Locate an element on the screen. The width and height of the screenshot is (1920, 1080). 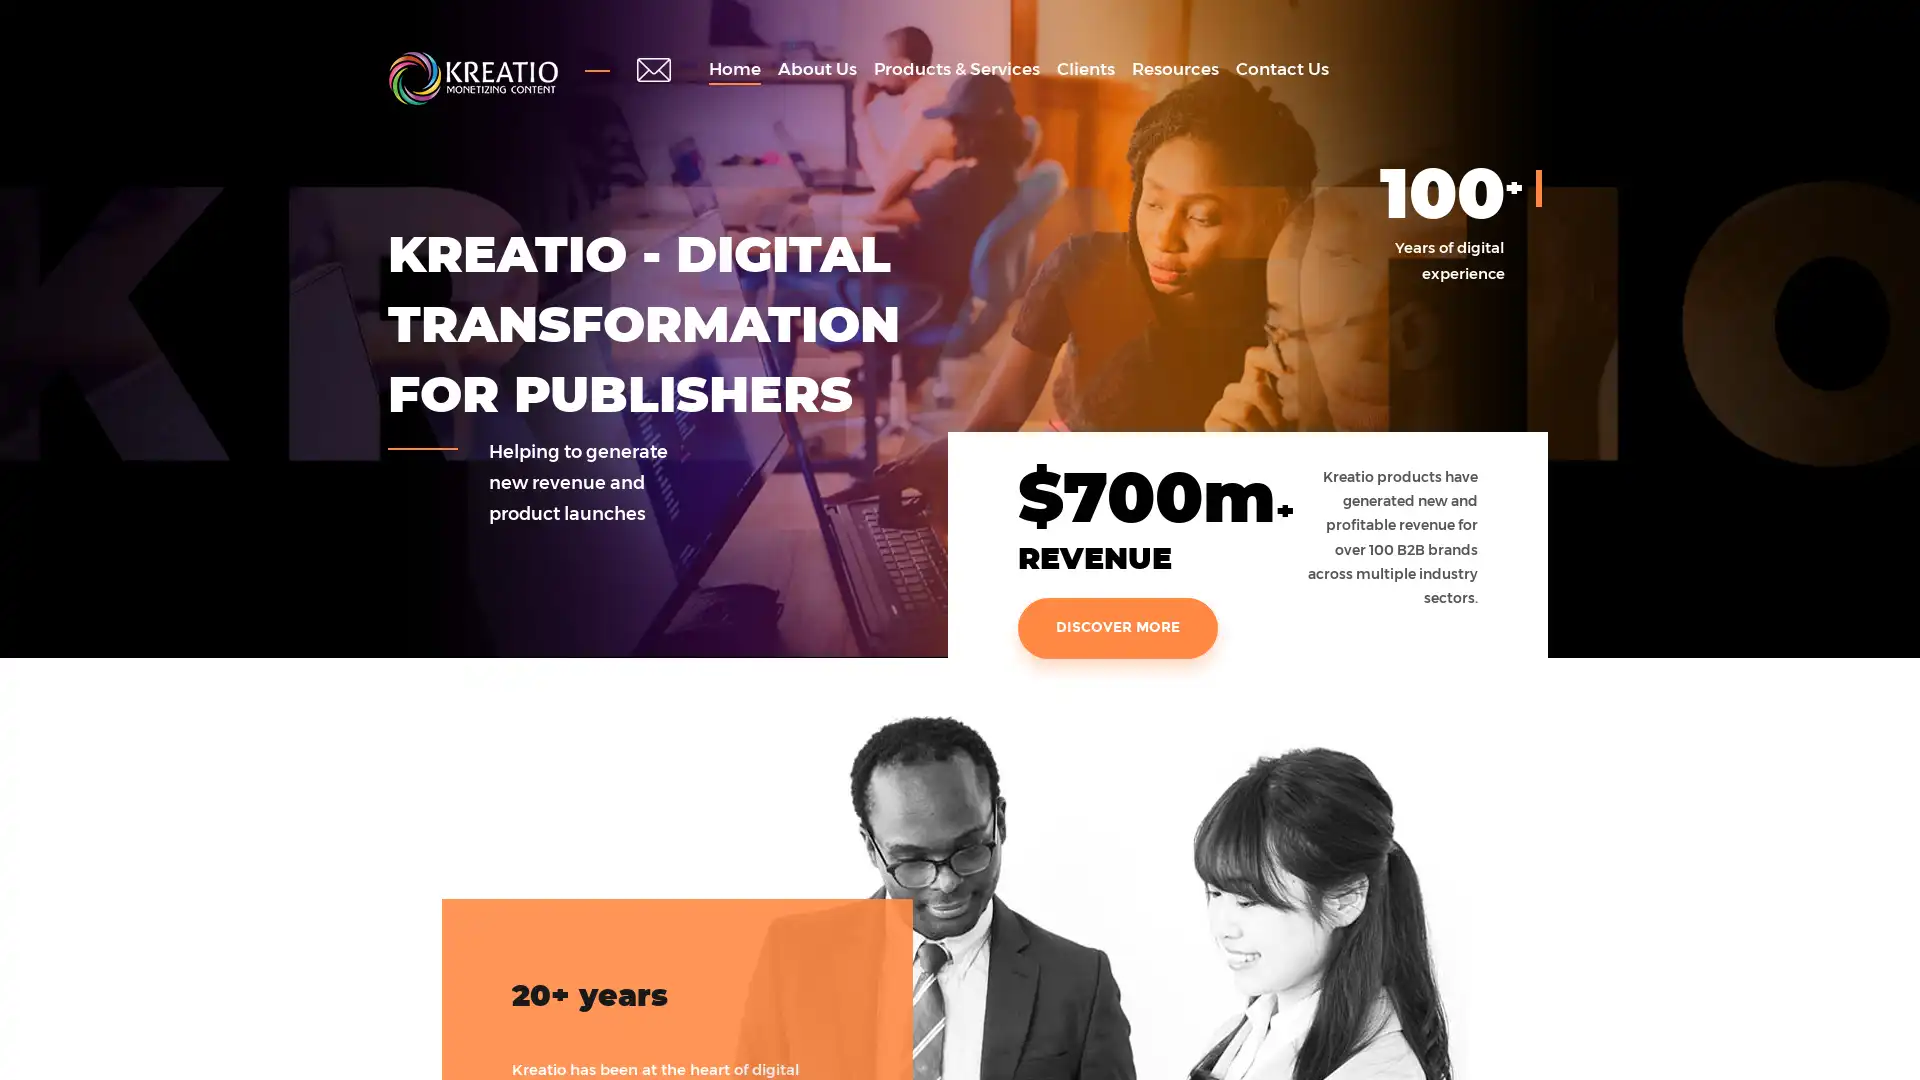
DISCOVER MORE is located at coordinates (1116, 627).